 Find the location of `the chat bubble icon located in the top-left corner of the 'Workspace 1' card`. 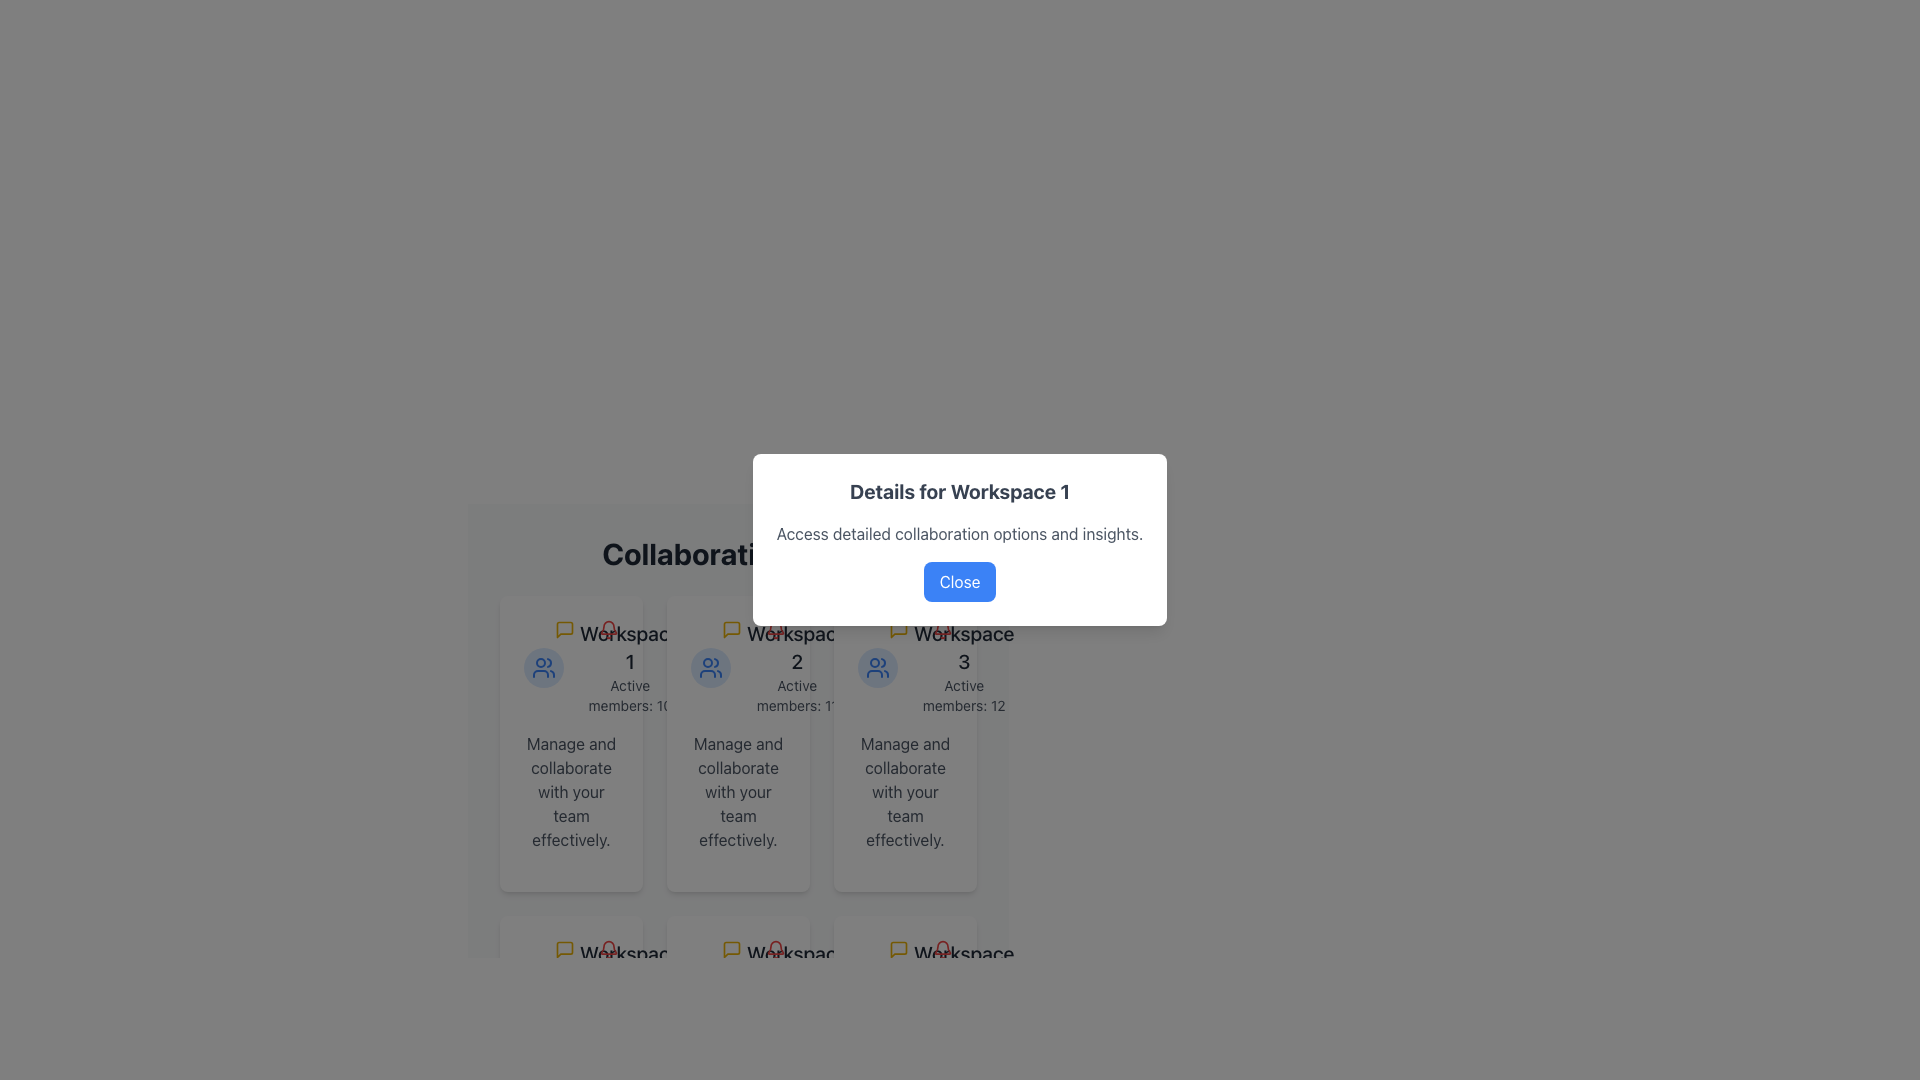

the chat bubble icon located in the top-left corner of the 'Workspace 1' card is located at coordinates (564, 628).